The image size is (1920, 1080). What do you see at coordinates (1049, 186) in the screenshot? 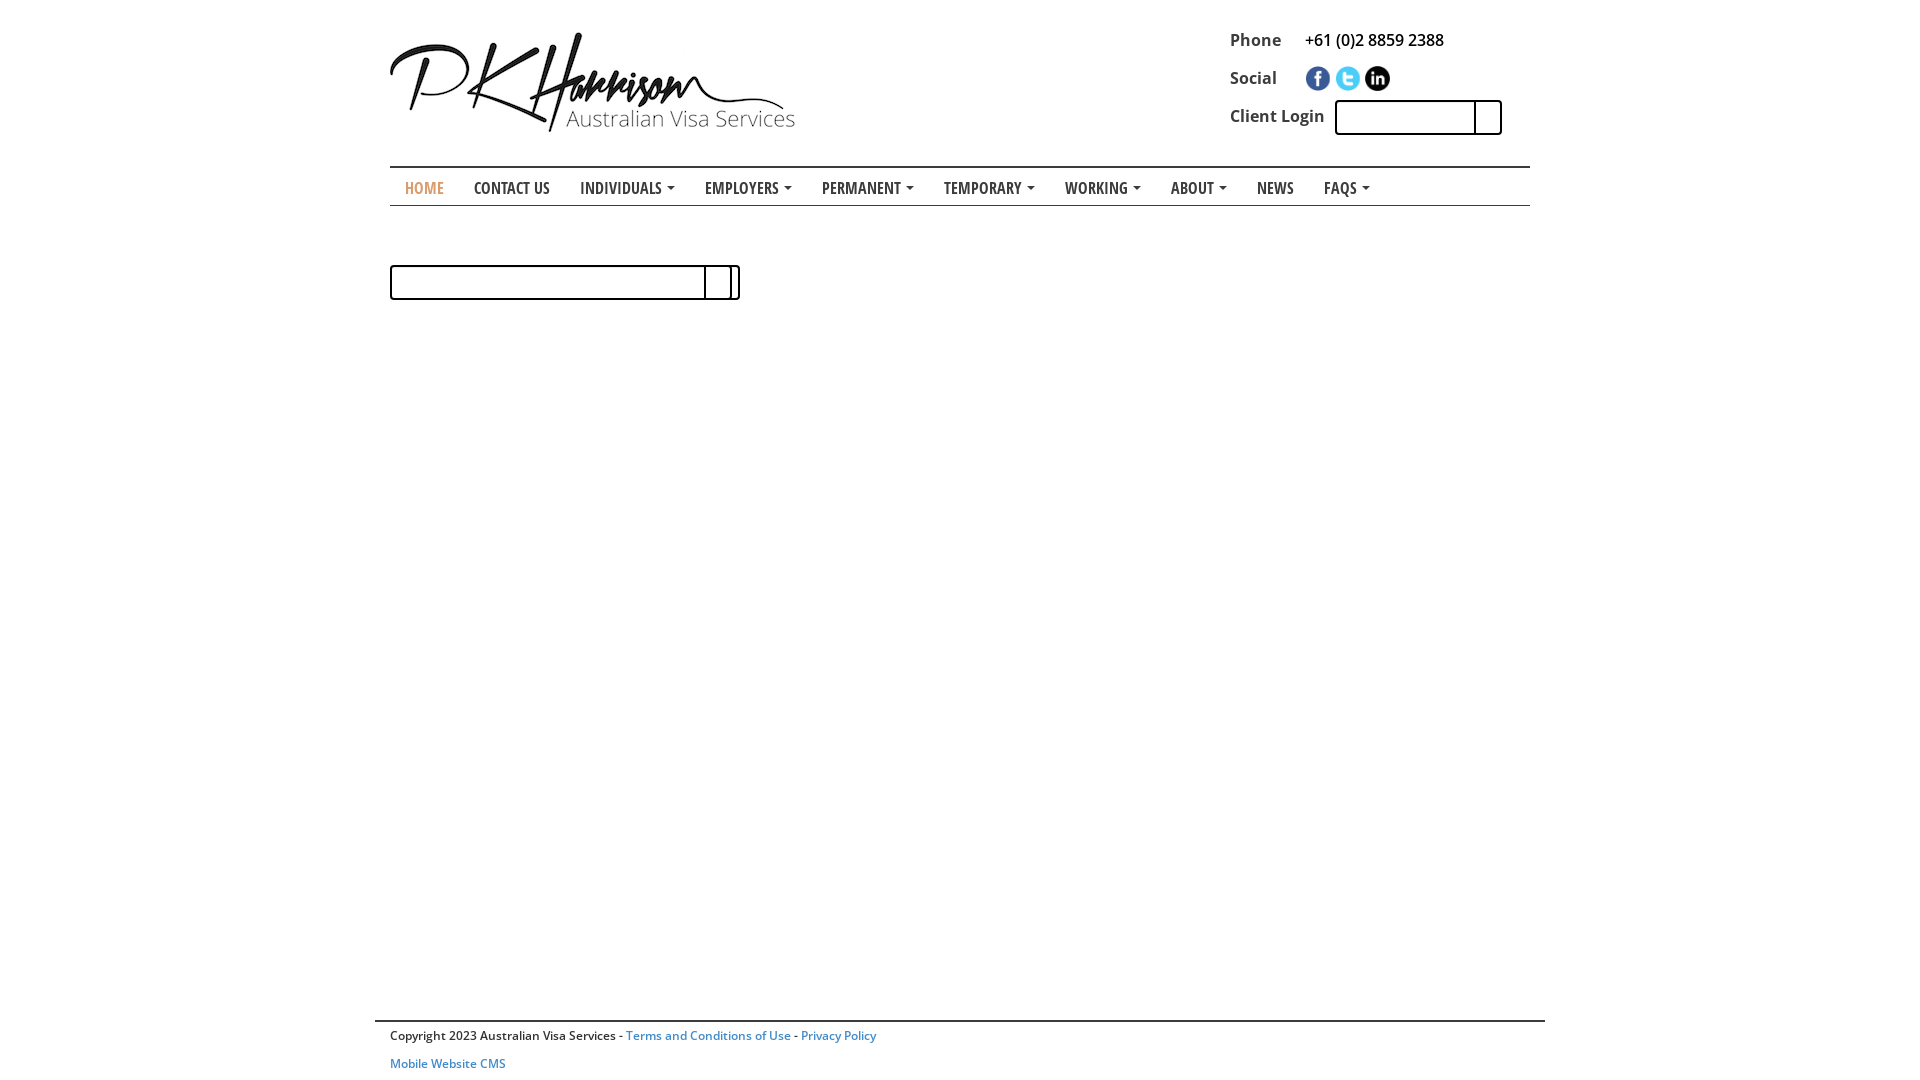
I see `'WORKING'` at bounding box center [1049, 186].